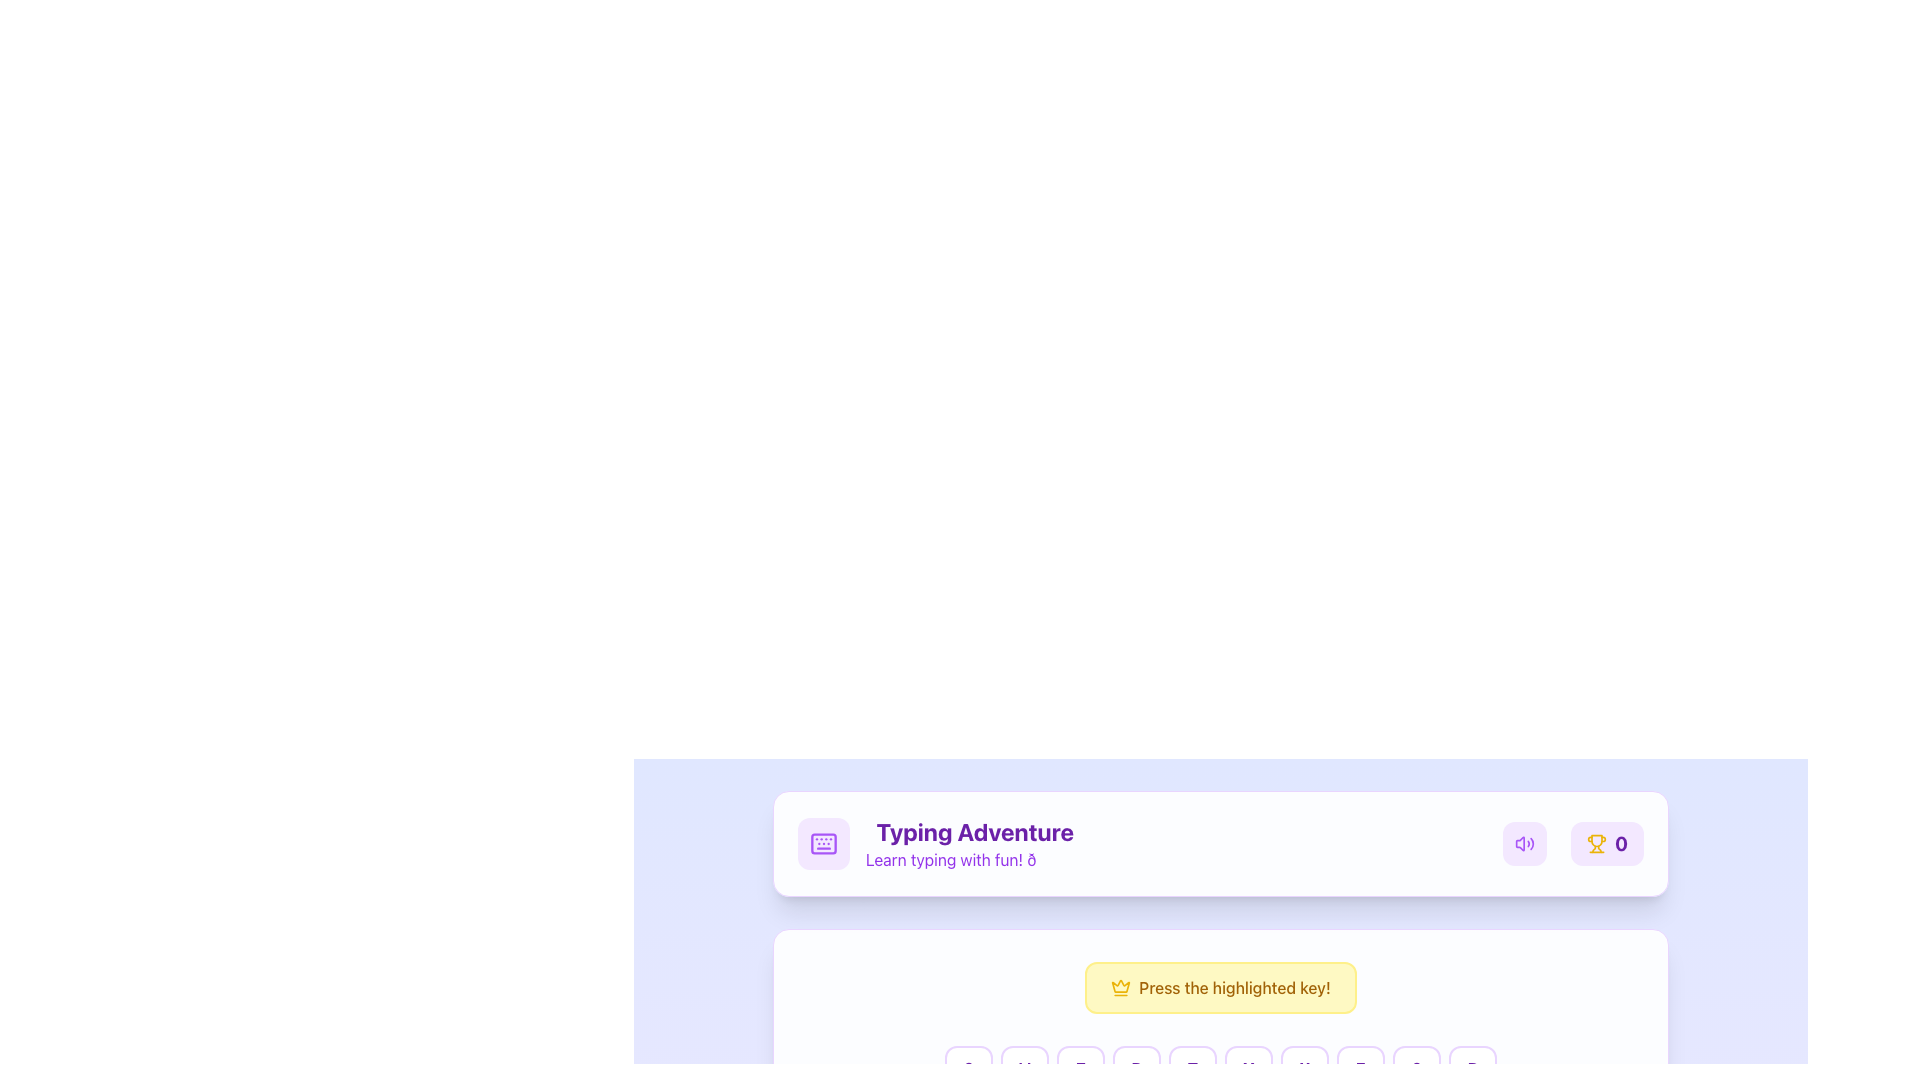 This screenshot has height=1080, width=1920. I want to click on the audio settings toggle button located in the top interface bar, which is the leftmost interactive icon among two, so click(1523, 844).